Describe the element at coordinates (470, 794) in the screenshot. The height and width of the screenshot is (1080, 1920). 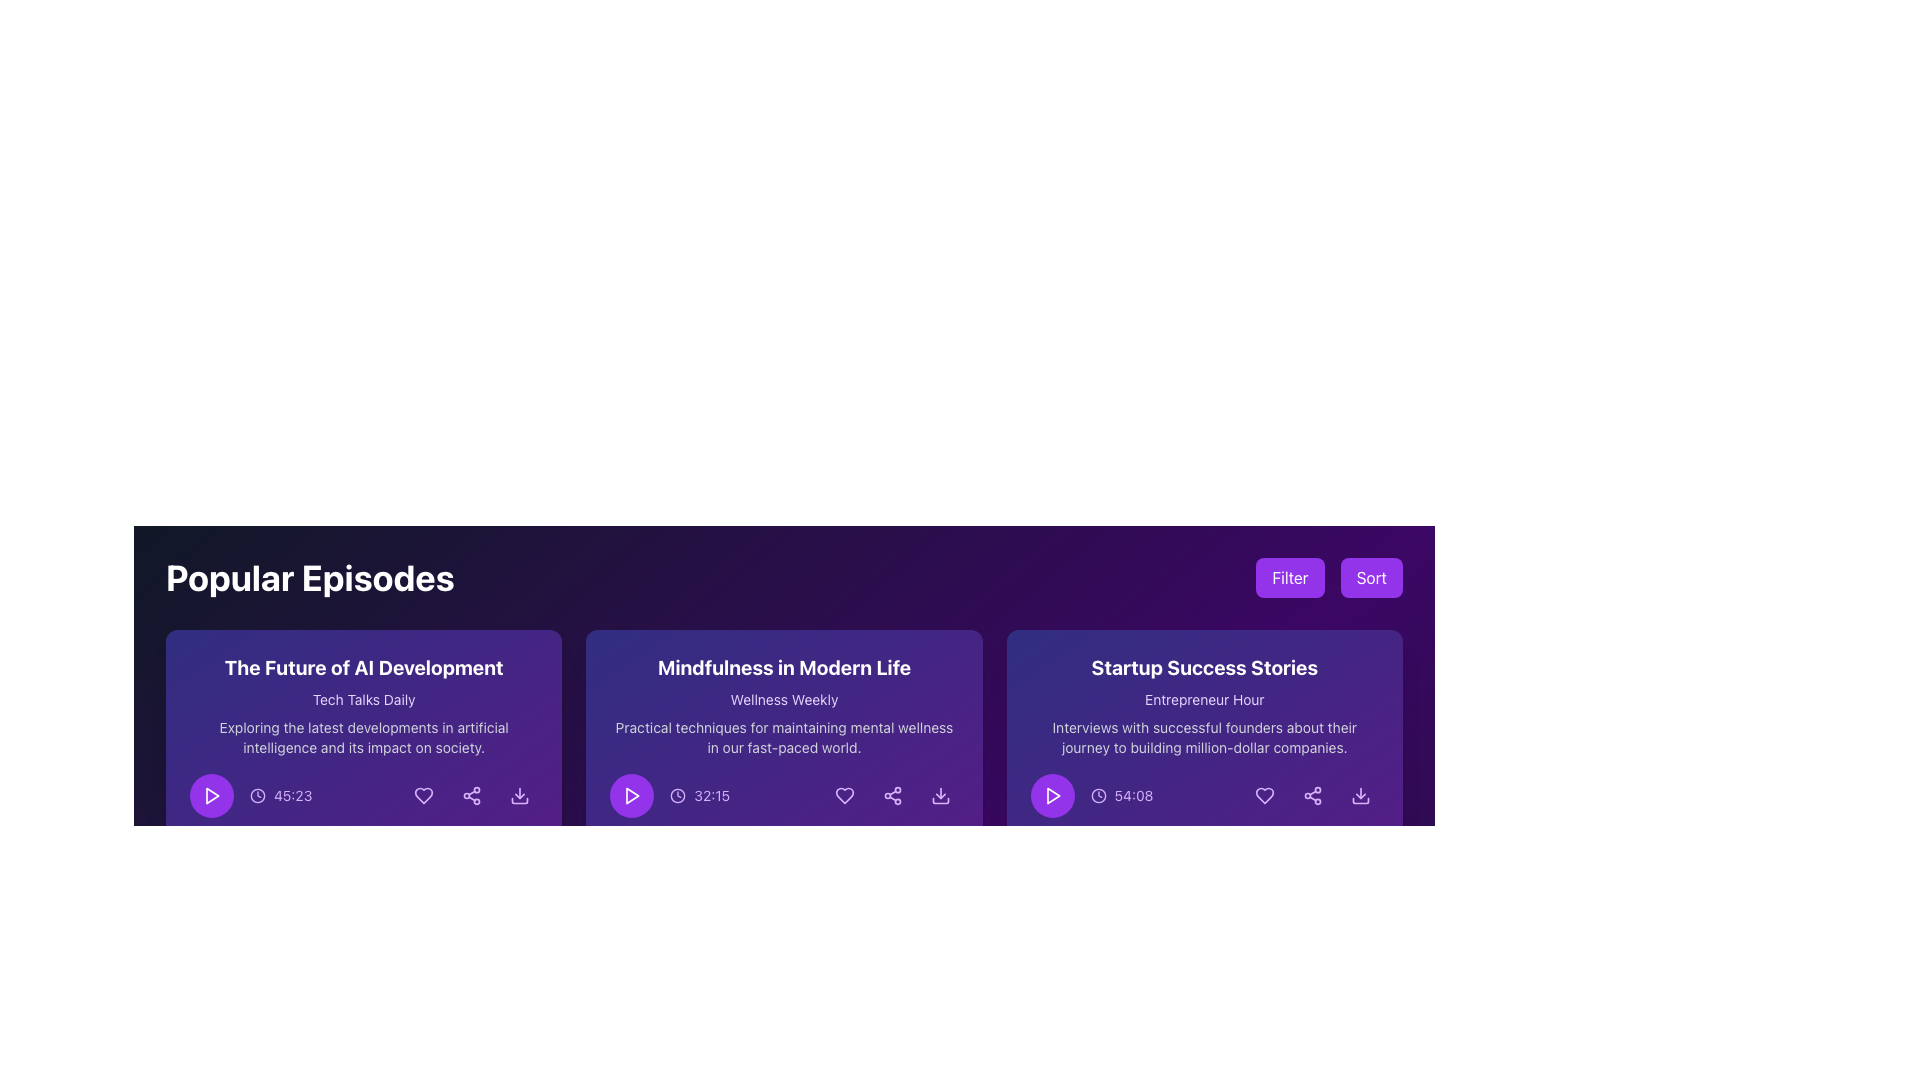
I see `the share icon, which is styled as a share symbol with three interconnected nodes, located under the duration details in the last card` at that location.